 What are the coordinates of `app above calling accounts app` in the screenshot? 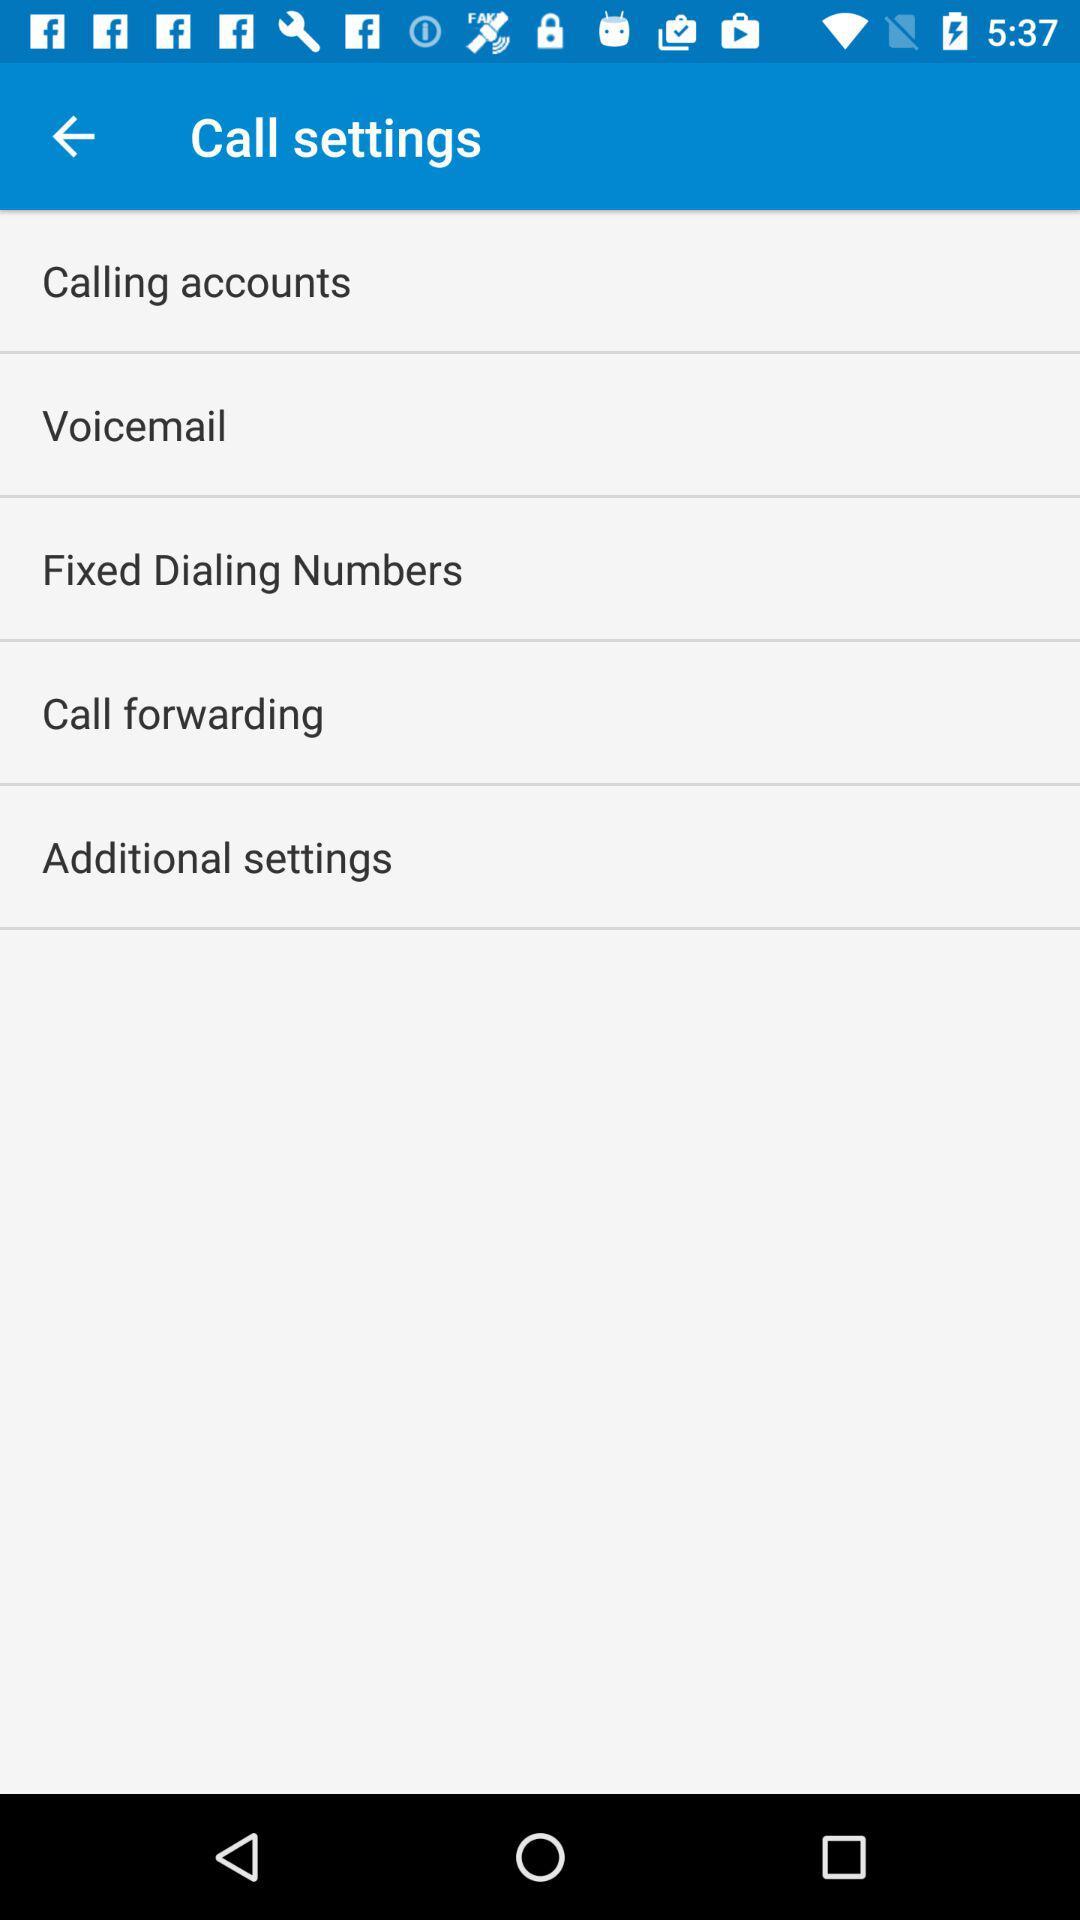 It's located at (72, 135).